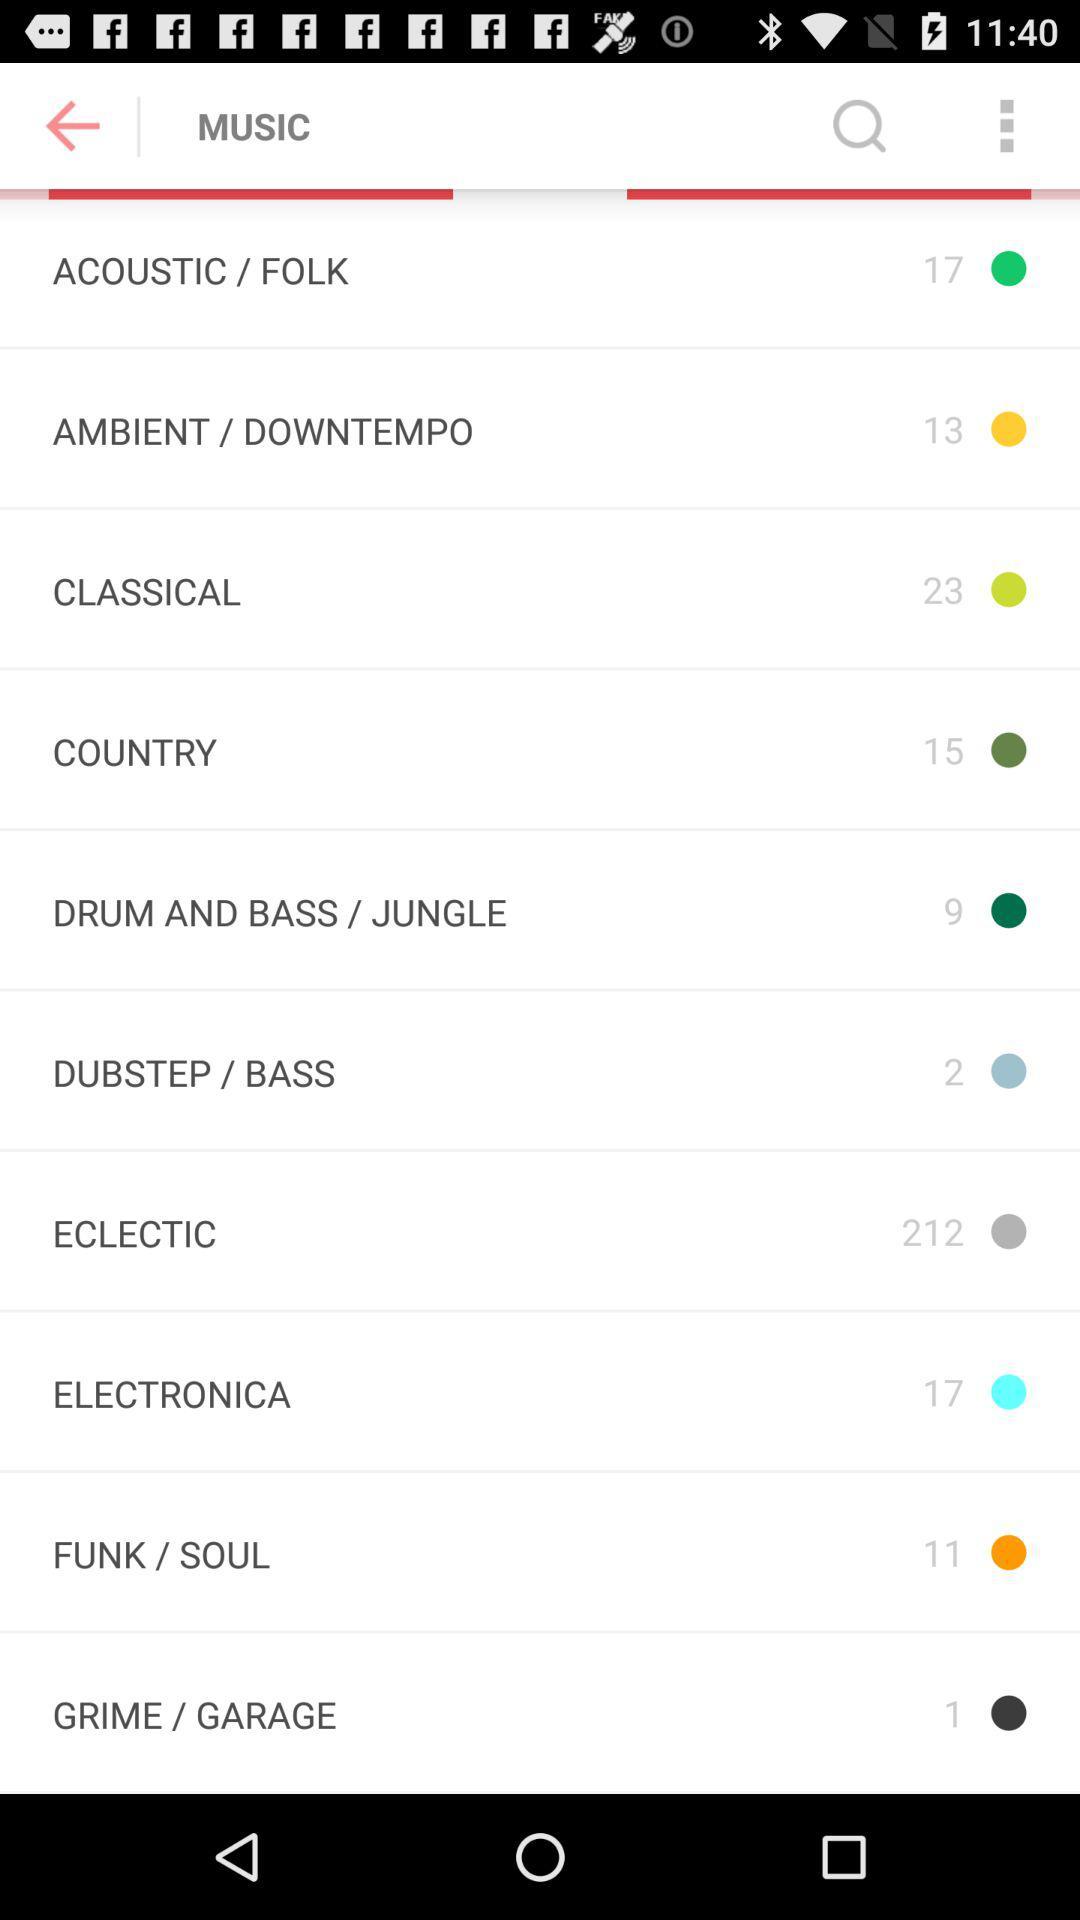 This screenshot has width=1080, height=1920. I want to click on the icon below the 9 app, so click(827, 1069).